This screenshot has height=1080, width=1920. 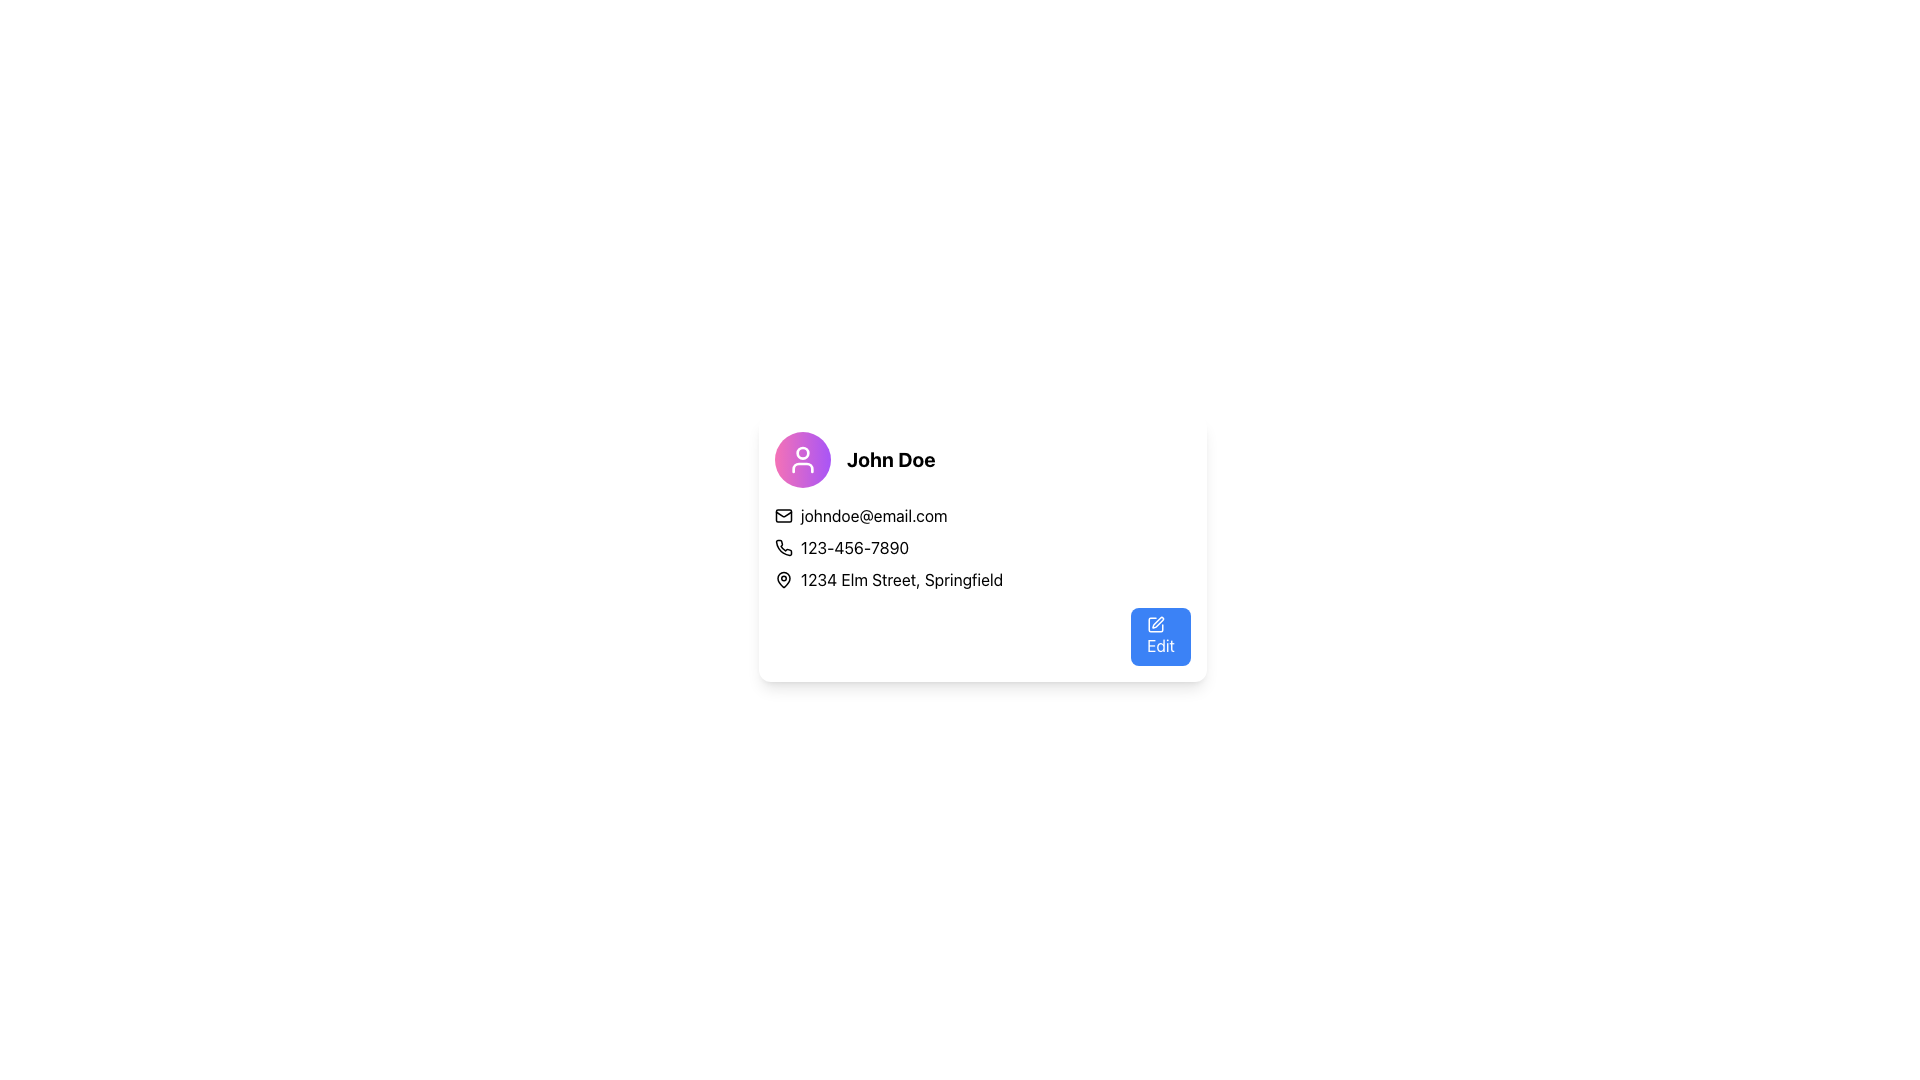 What do you see at coordinates (890, 459) in the screenshot?
I see `the text label displaying 'John Doe' in bold, large font, which is prominently positioned in the user profile card` at bounding box center [890, 459].